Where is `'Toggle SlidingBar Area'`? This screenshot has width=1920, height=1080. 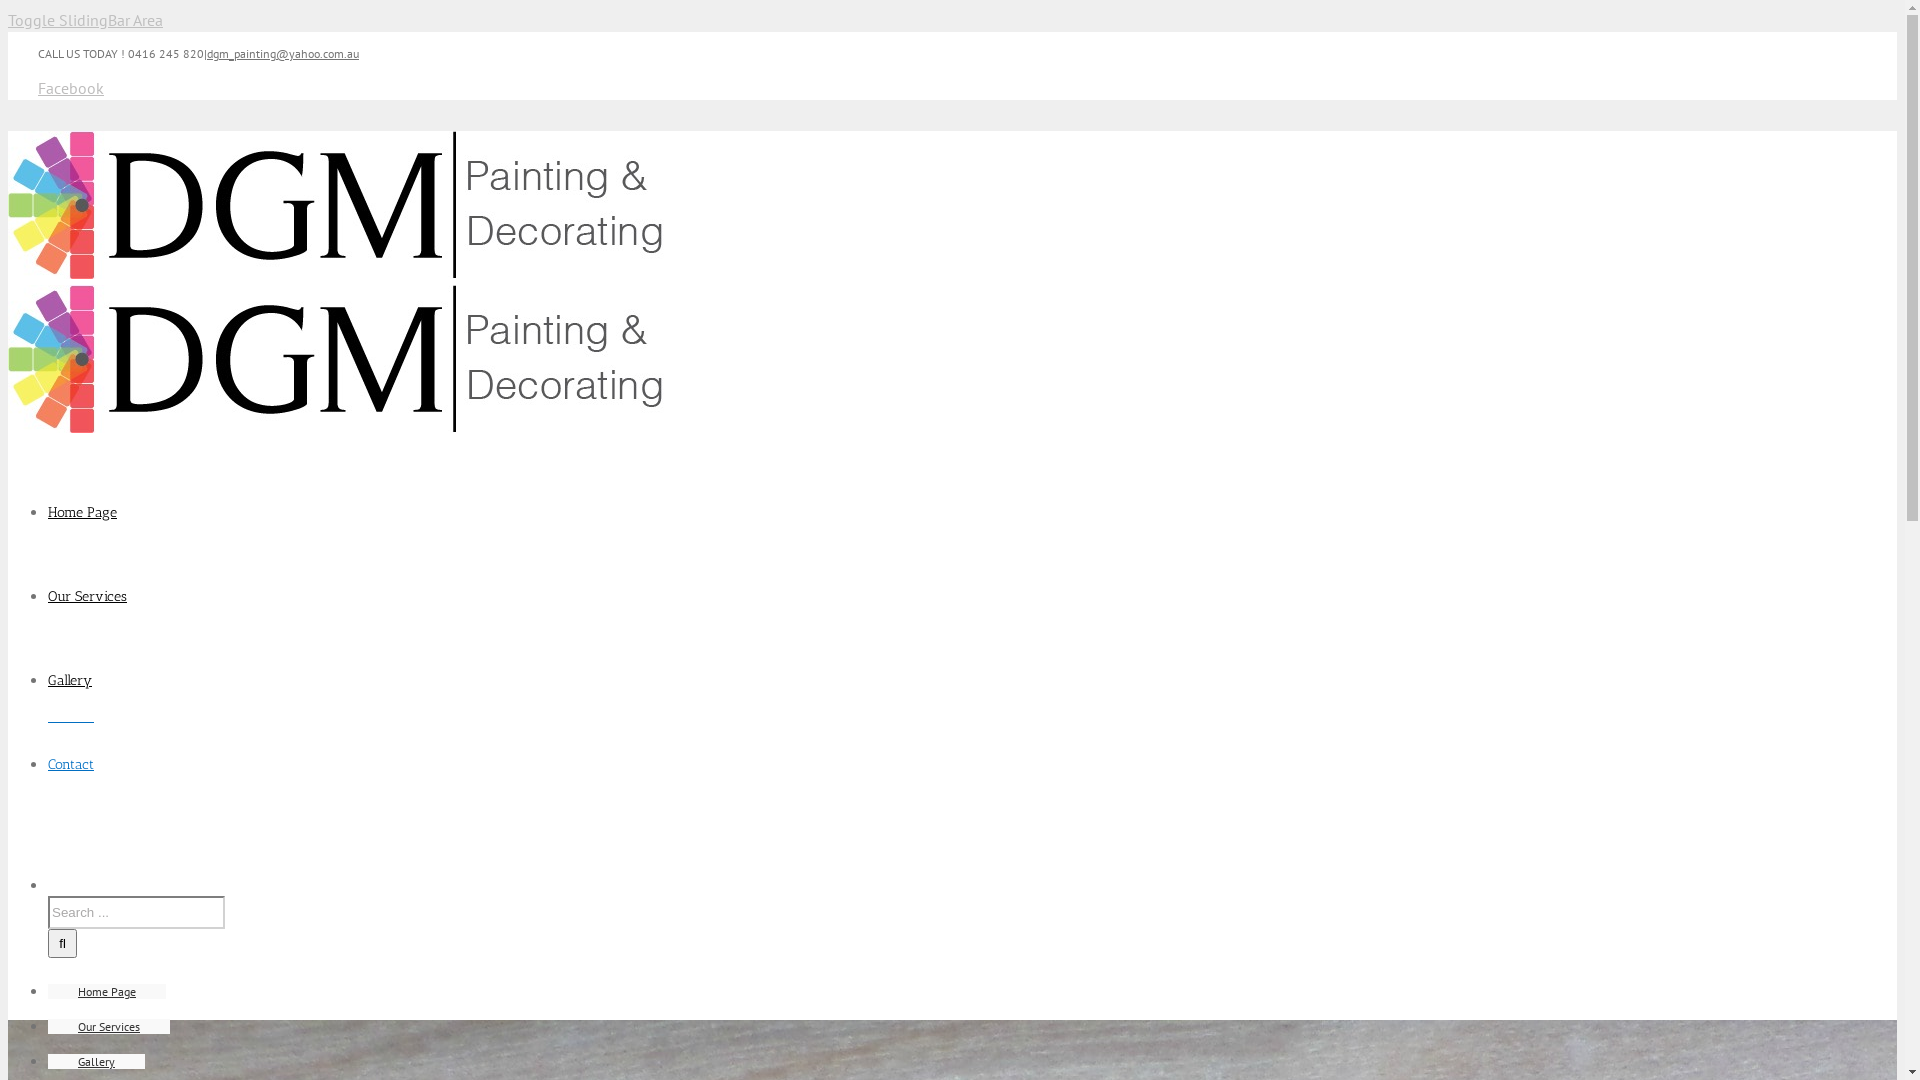
'Toggle SlidingBar Area' is located at coordinates (8, 19).